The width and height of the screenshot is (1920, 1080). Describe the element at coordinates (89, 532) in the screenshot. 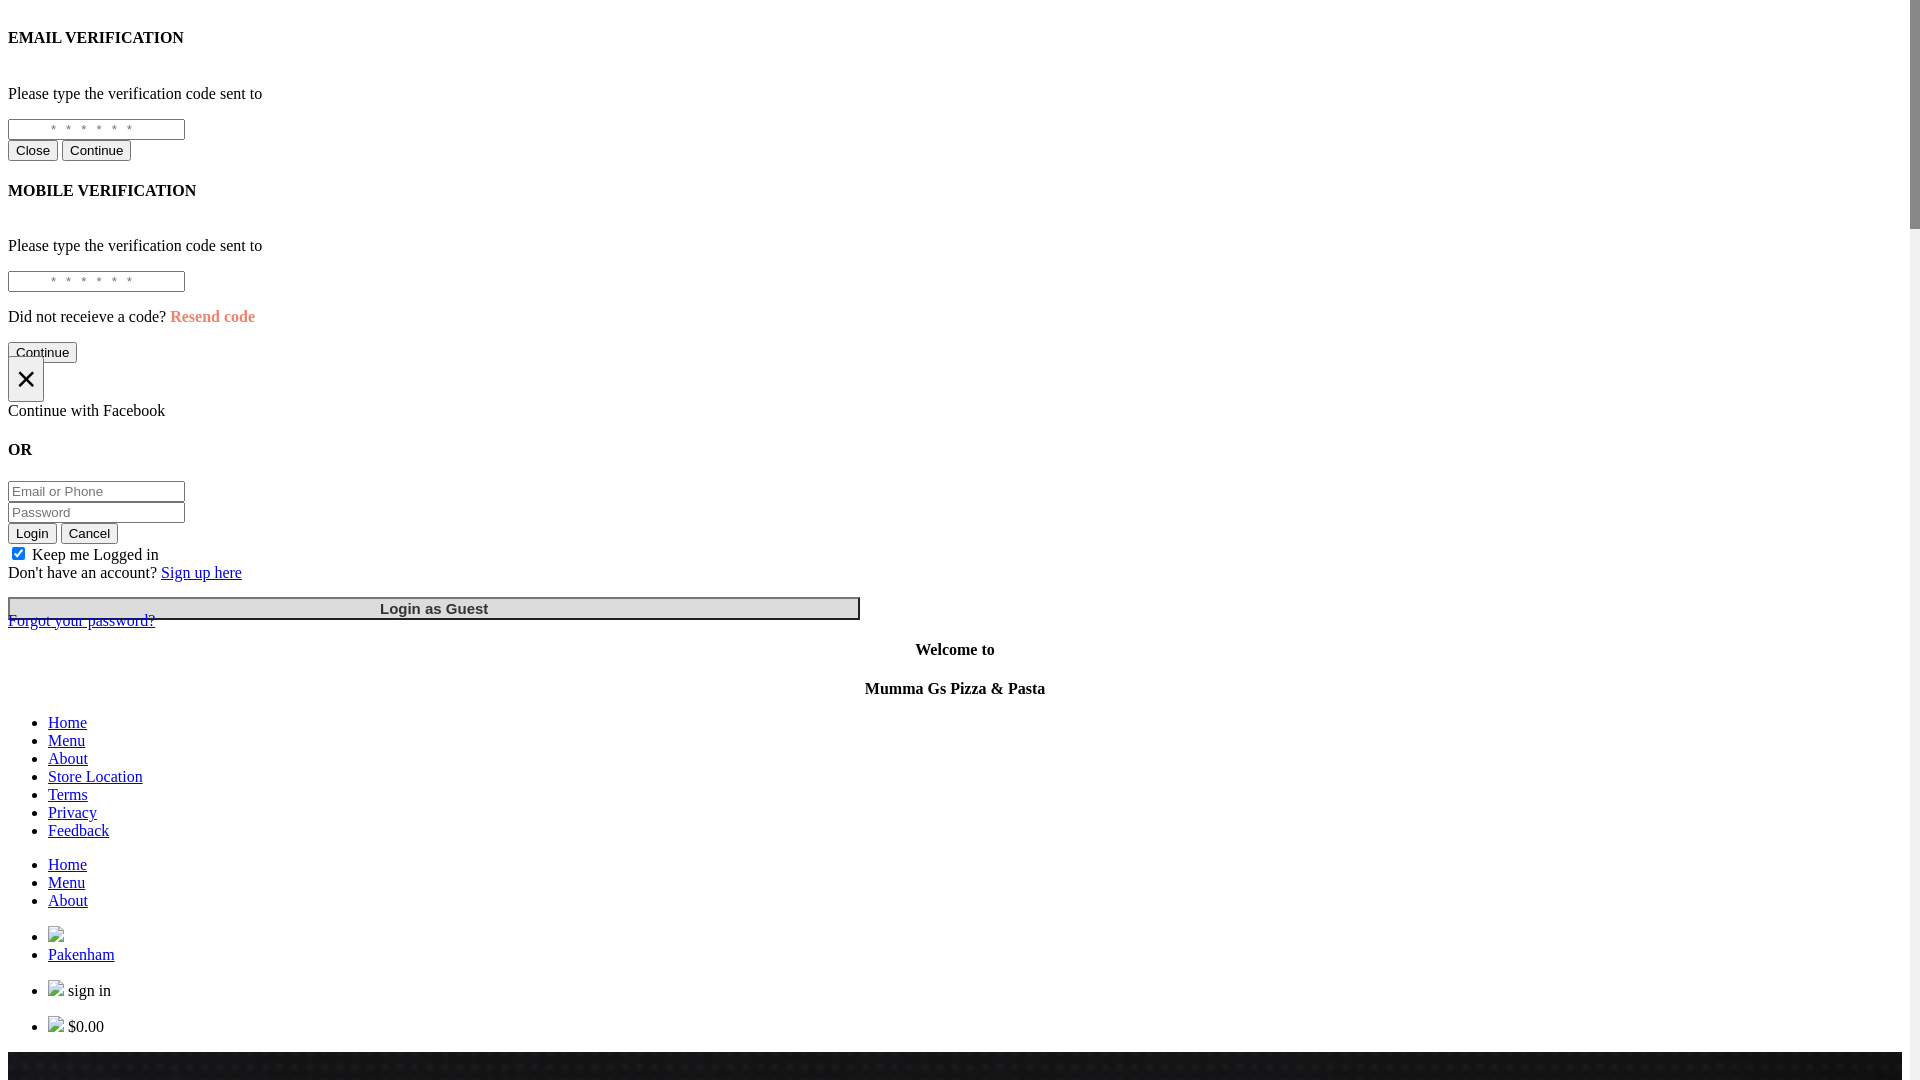

I see `'Cancel'` at that location.